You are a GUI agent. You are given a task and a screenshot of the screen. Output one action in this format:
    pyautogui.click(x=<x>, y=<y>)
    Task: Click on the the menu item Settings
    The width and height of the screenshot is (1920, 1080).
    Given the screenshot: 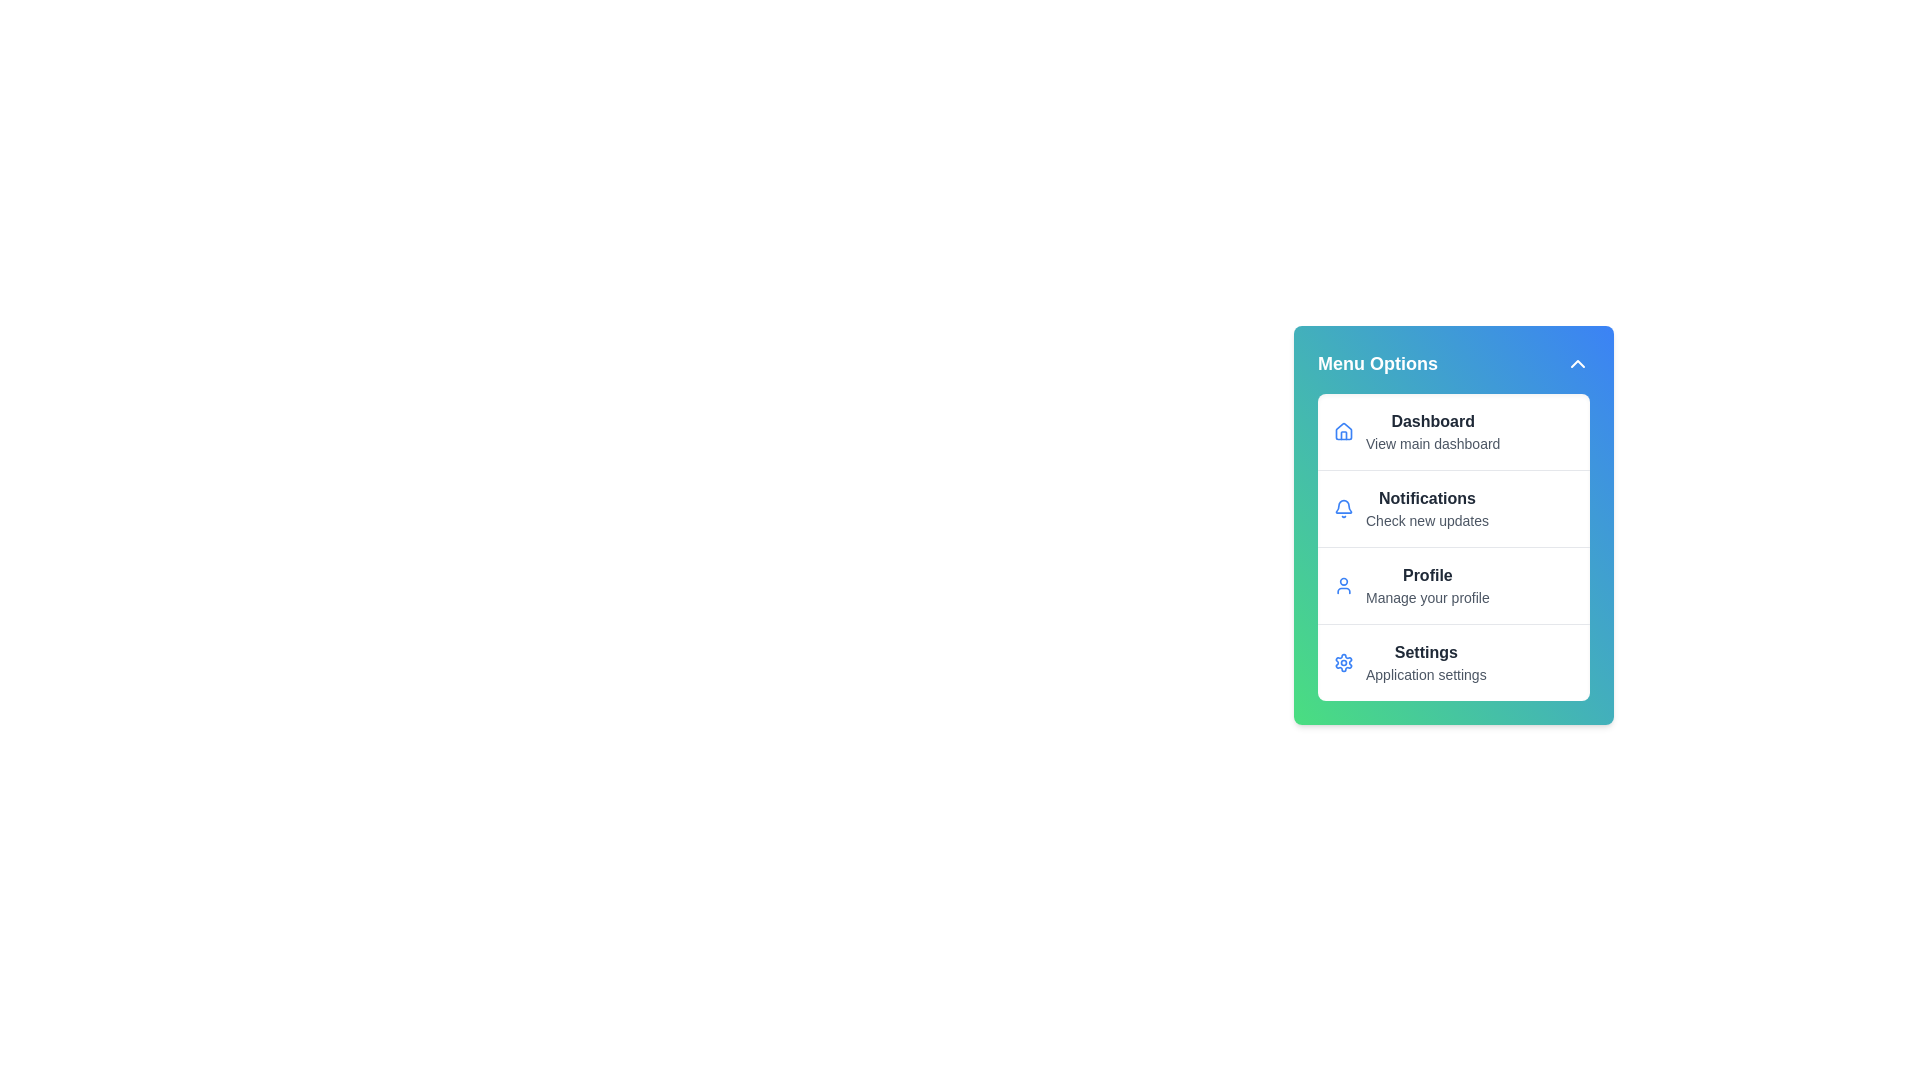 What is the action you would take?
    pyautogui.click(x=1454, y=662)
    